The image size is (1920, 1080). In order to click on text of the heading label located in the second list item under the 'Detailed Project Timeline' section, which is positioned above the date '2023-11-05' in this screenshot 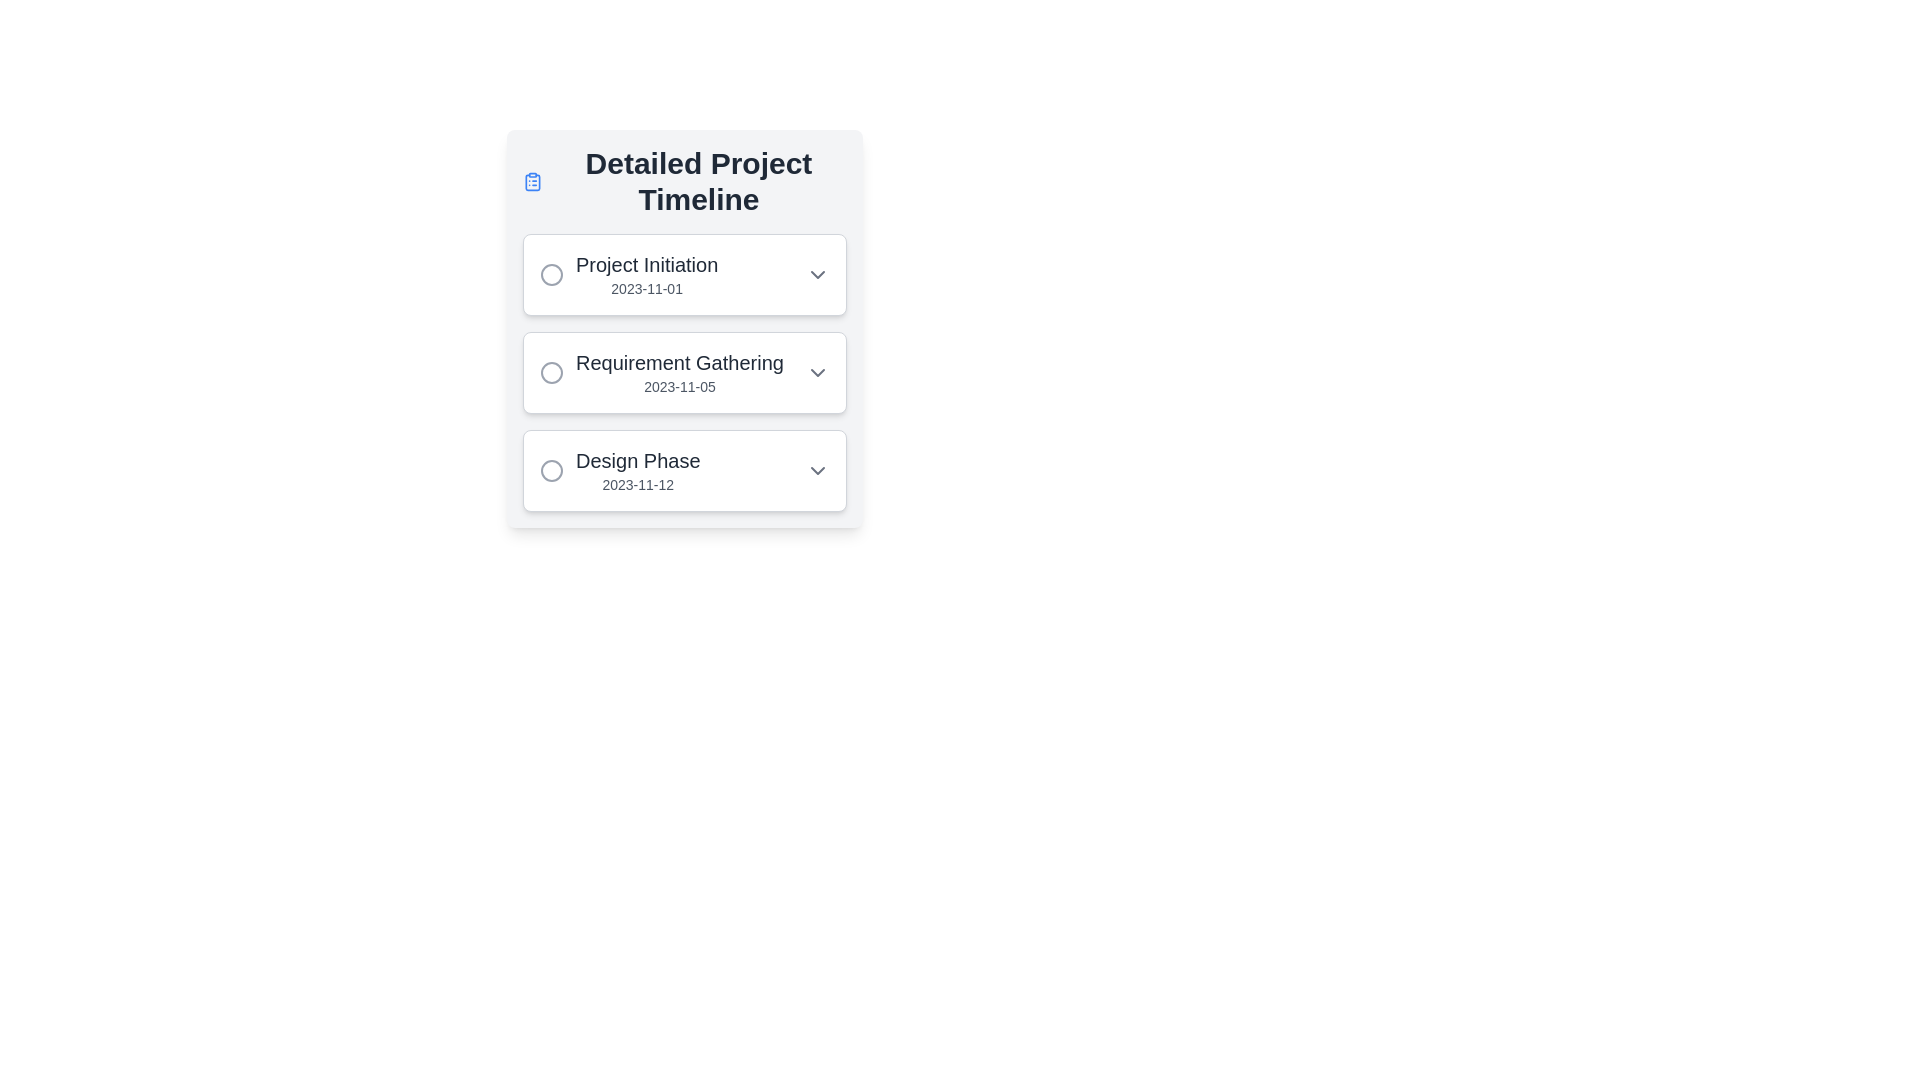, I will do `click(679, 362)`.